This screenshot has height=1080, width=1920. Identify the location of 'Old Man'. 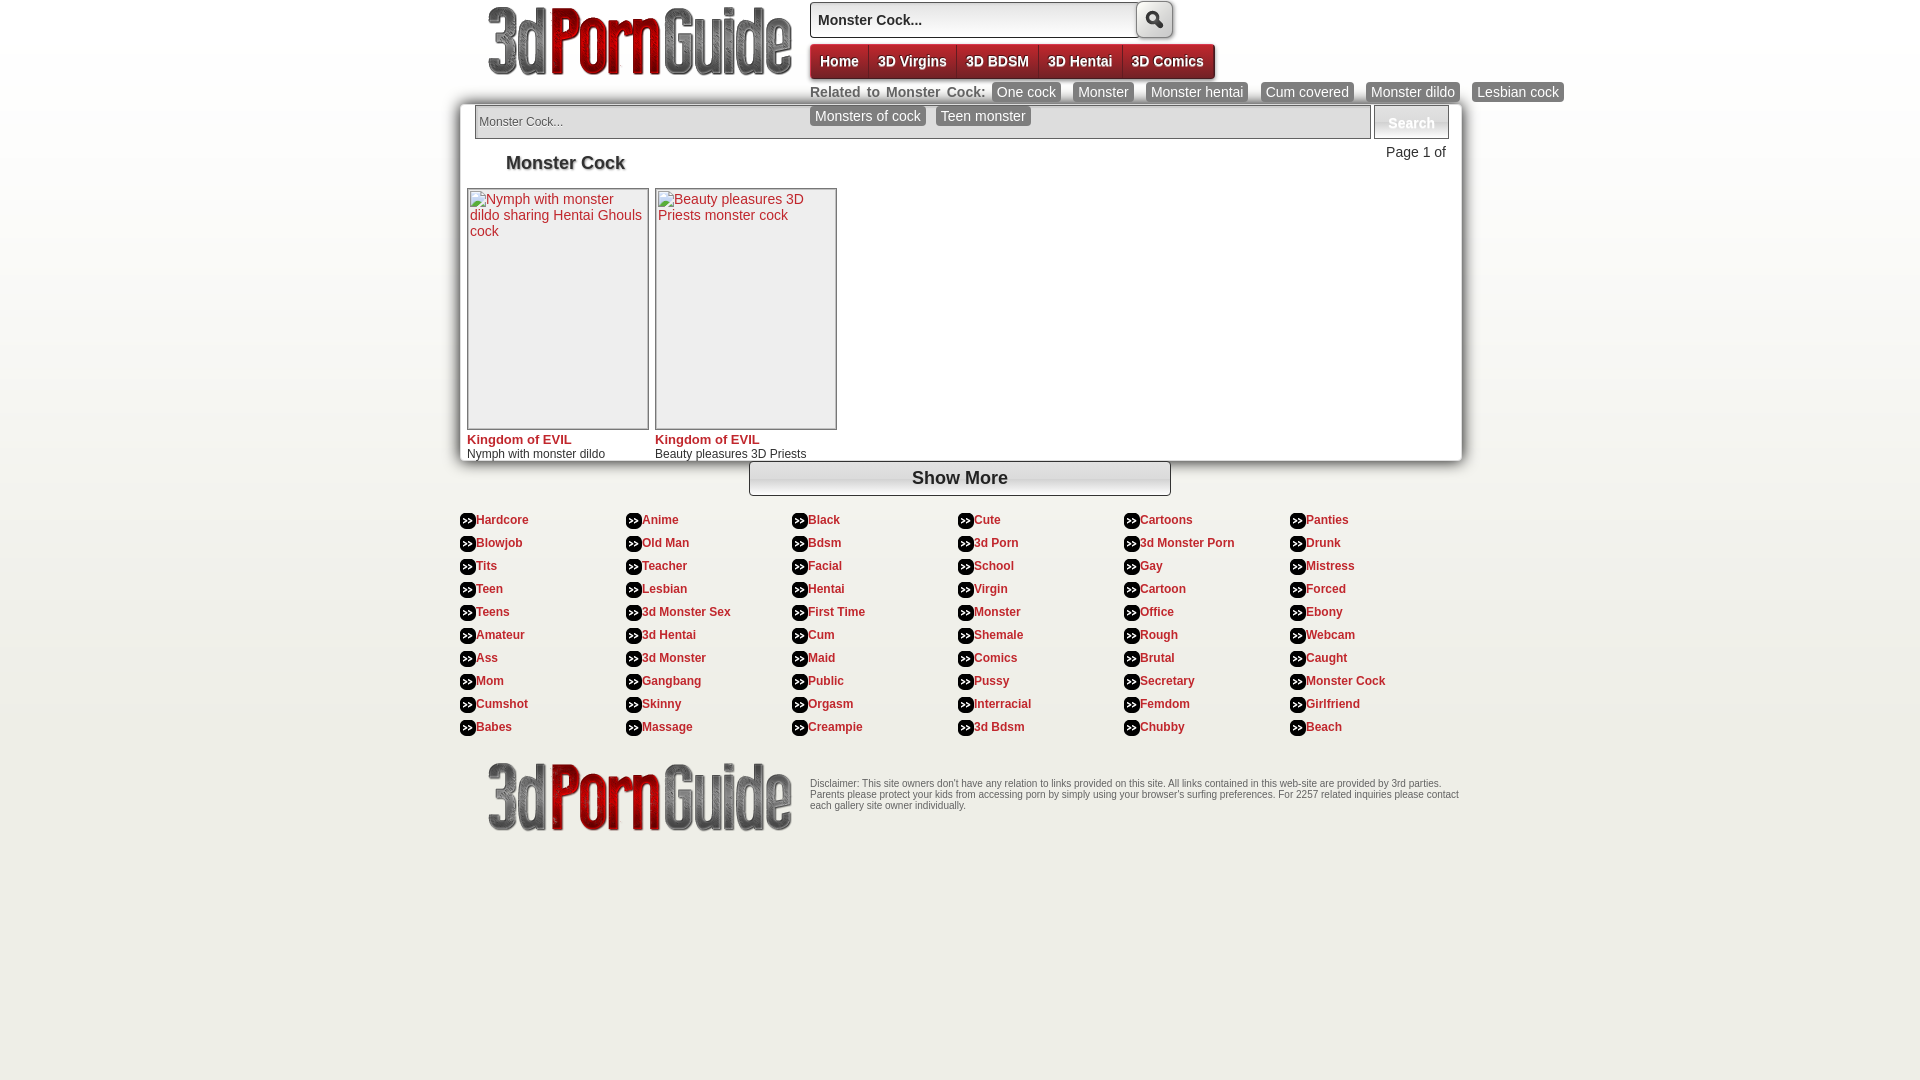
(665, 543).